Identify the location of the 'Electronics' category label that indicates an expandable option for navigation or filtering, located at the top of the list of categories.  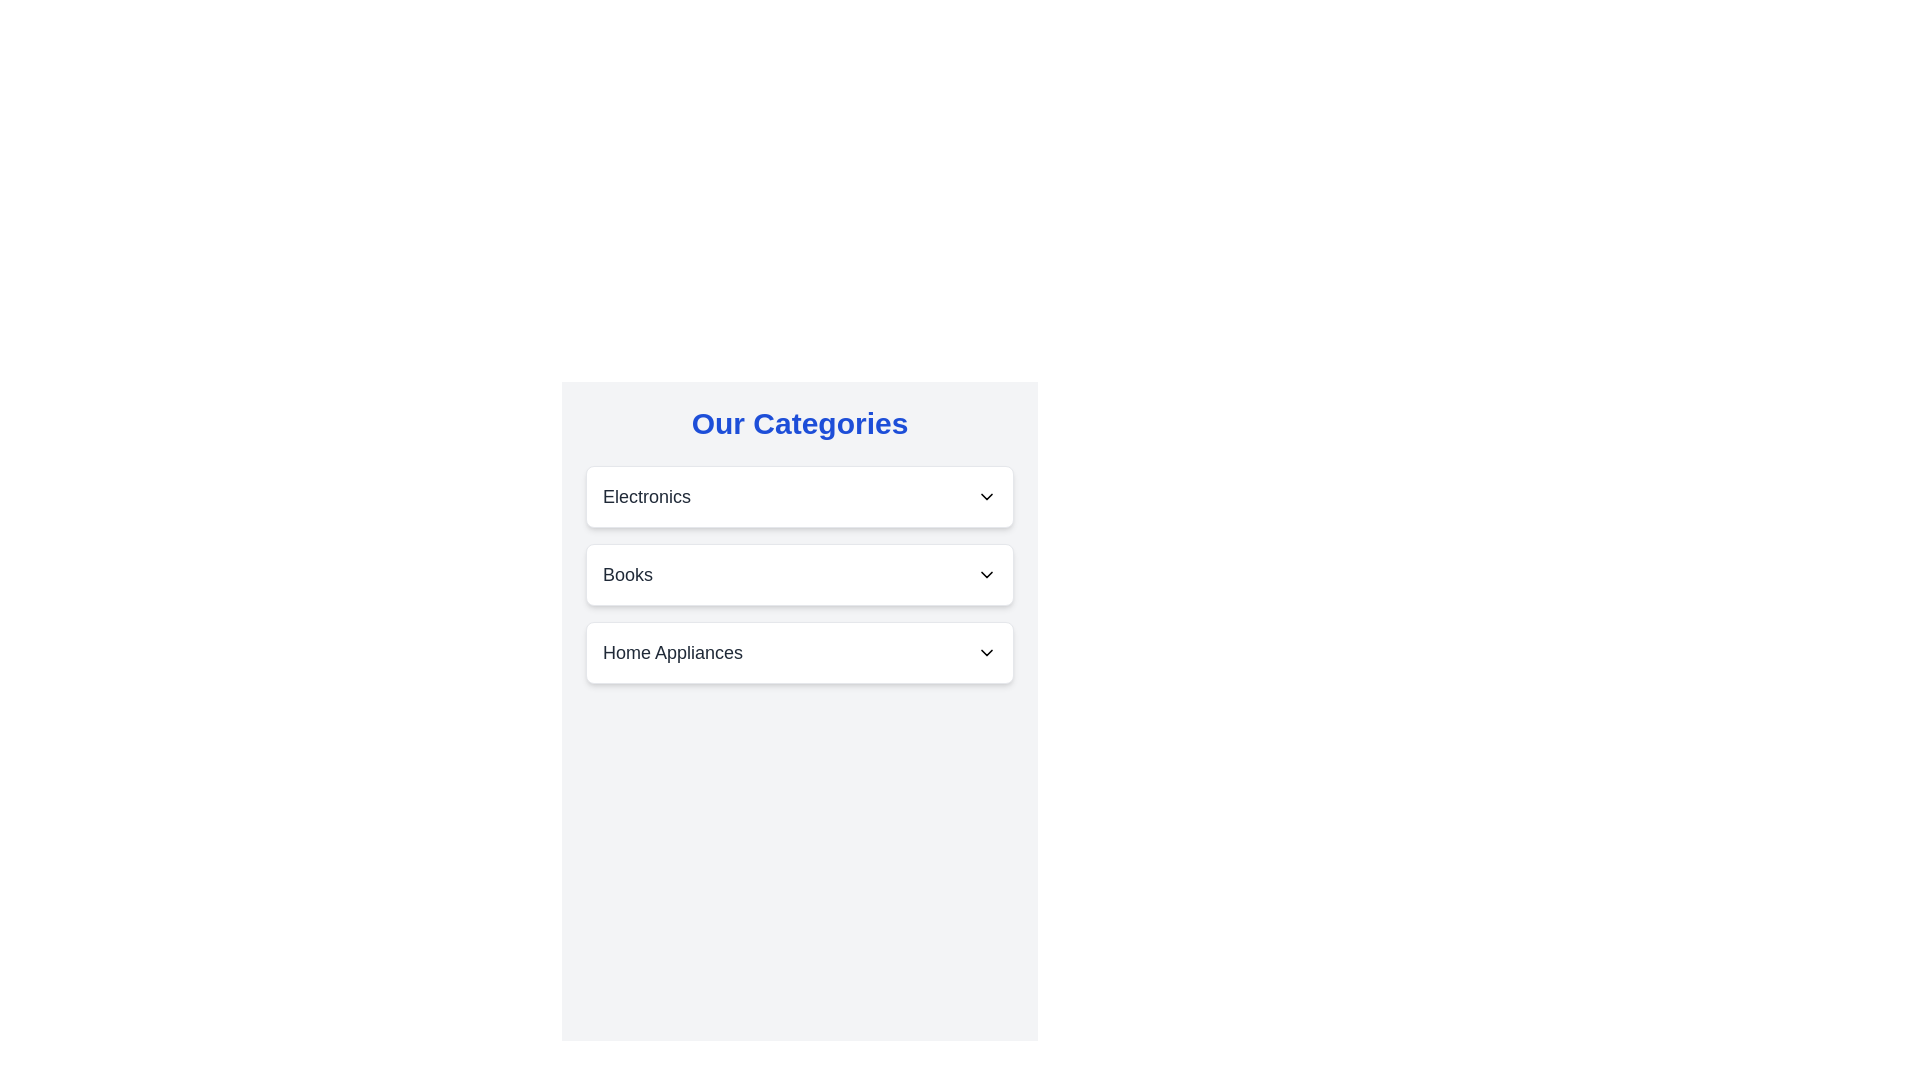
(647, 496).